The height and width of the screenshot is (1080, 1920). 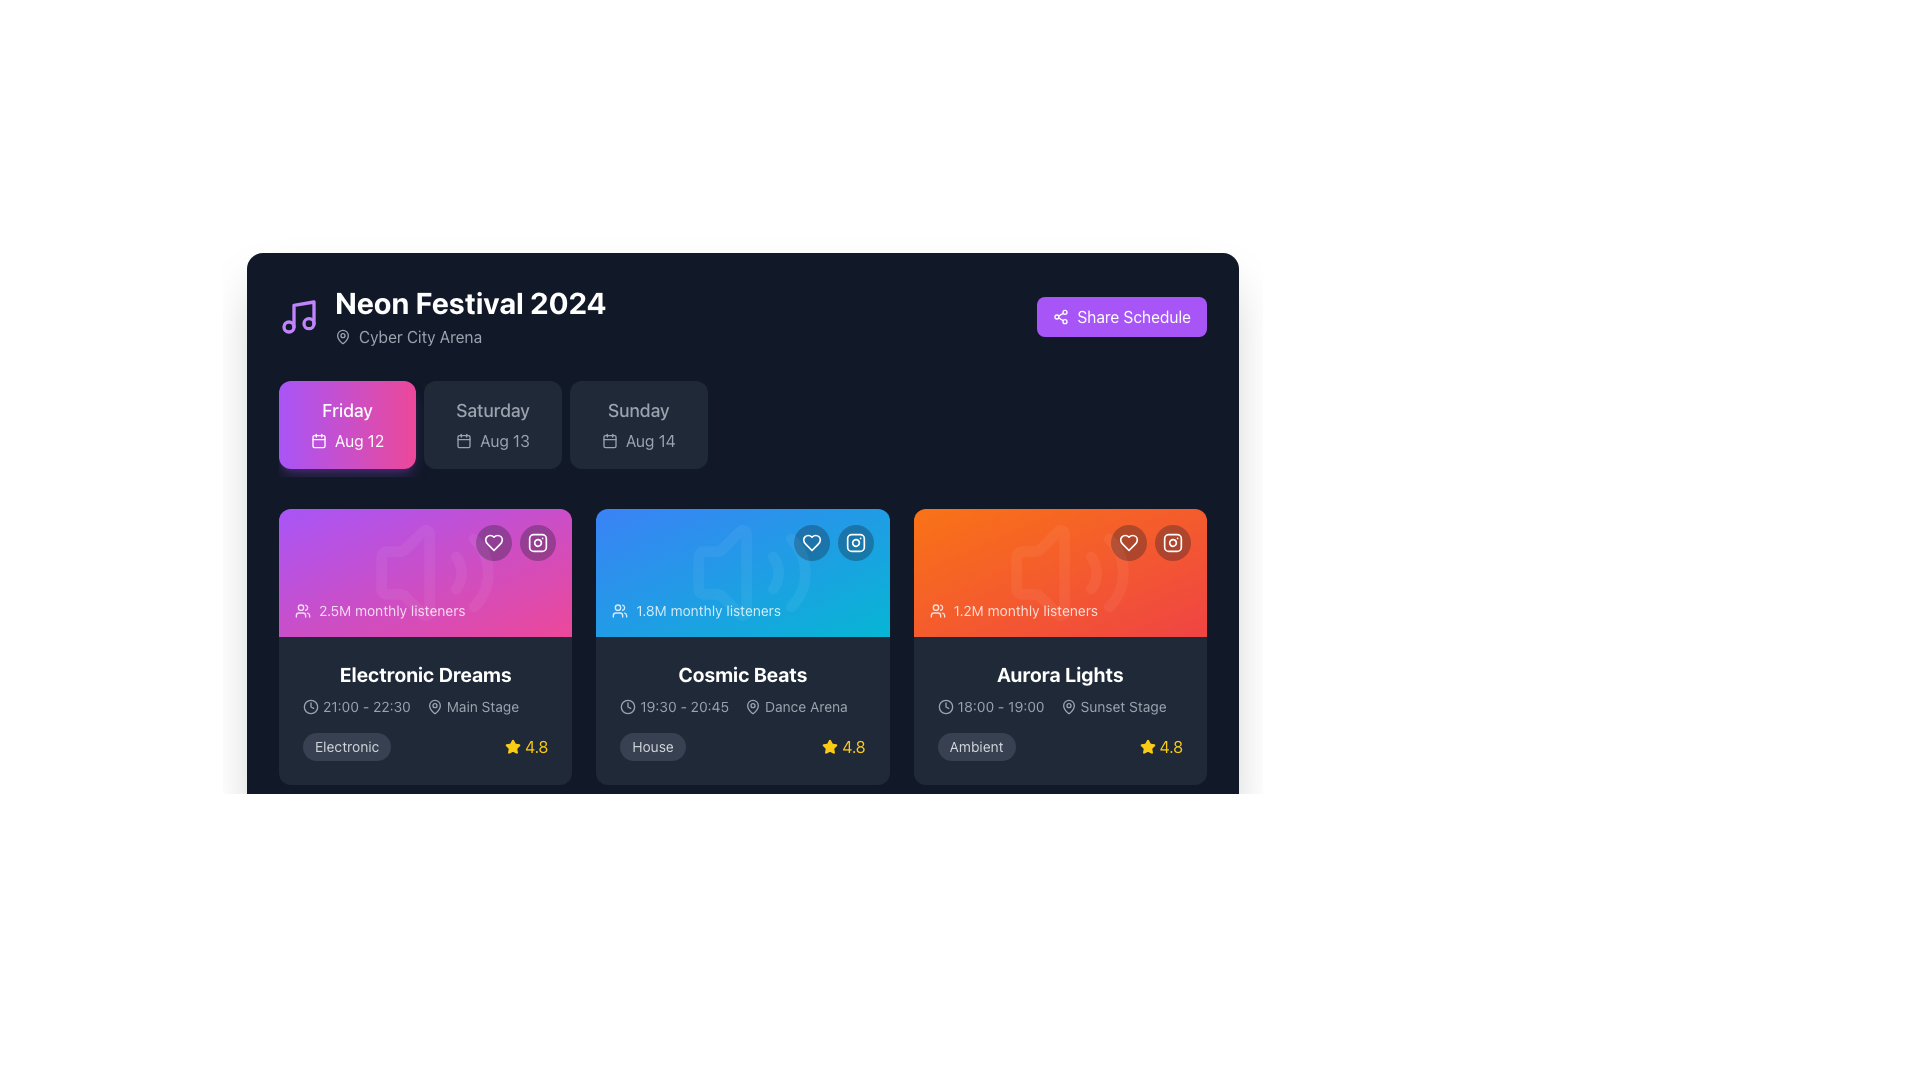 I want to click on the button labeled 'Saturday' with a dark gray background, so click(x=493, y=423).